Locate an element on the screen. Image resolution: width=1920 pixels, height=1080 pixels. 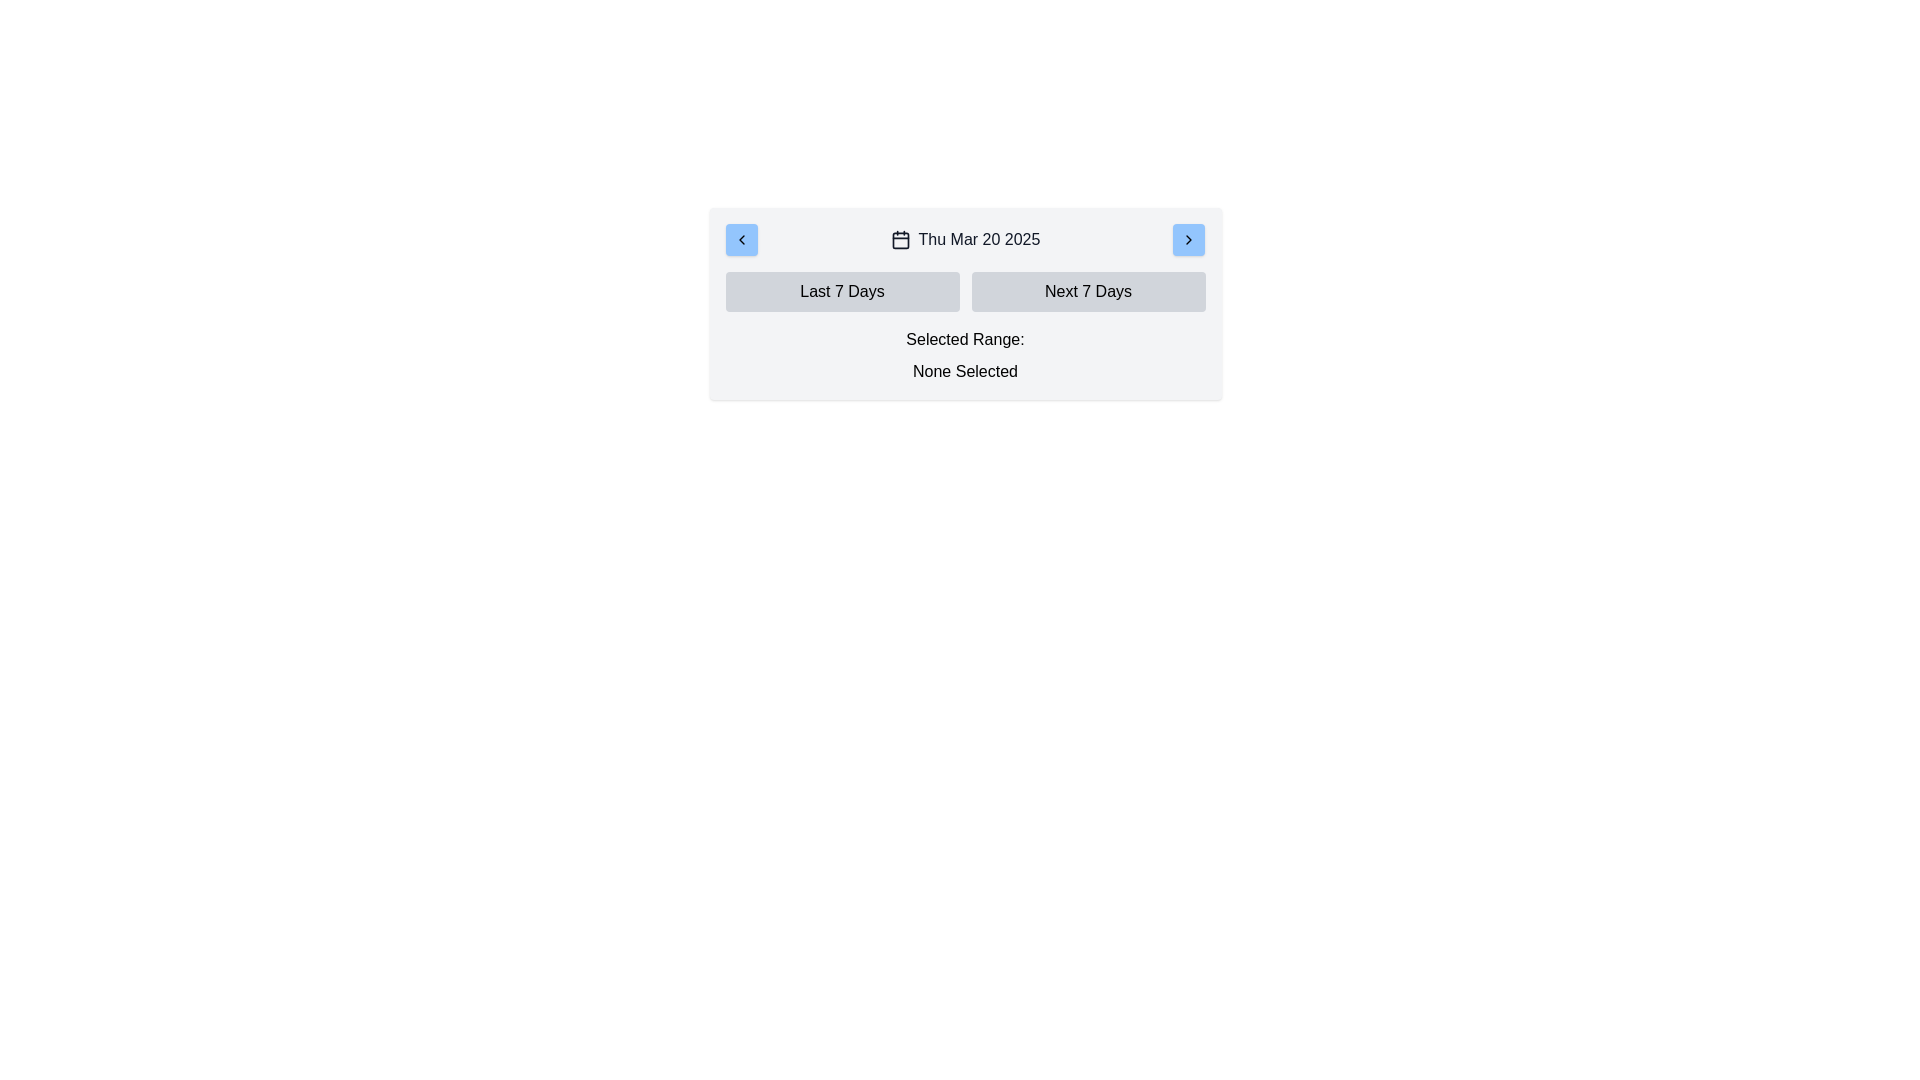
the Text Display Area that displays the state of a selected range, which shows 'None Selected' when no range is selected is located at coordinates (965, 354).